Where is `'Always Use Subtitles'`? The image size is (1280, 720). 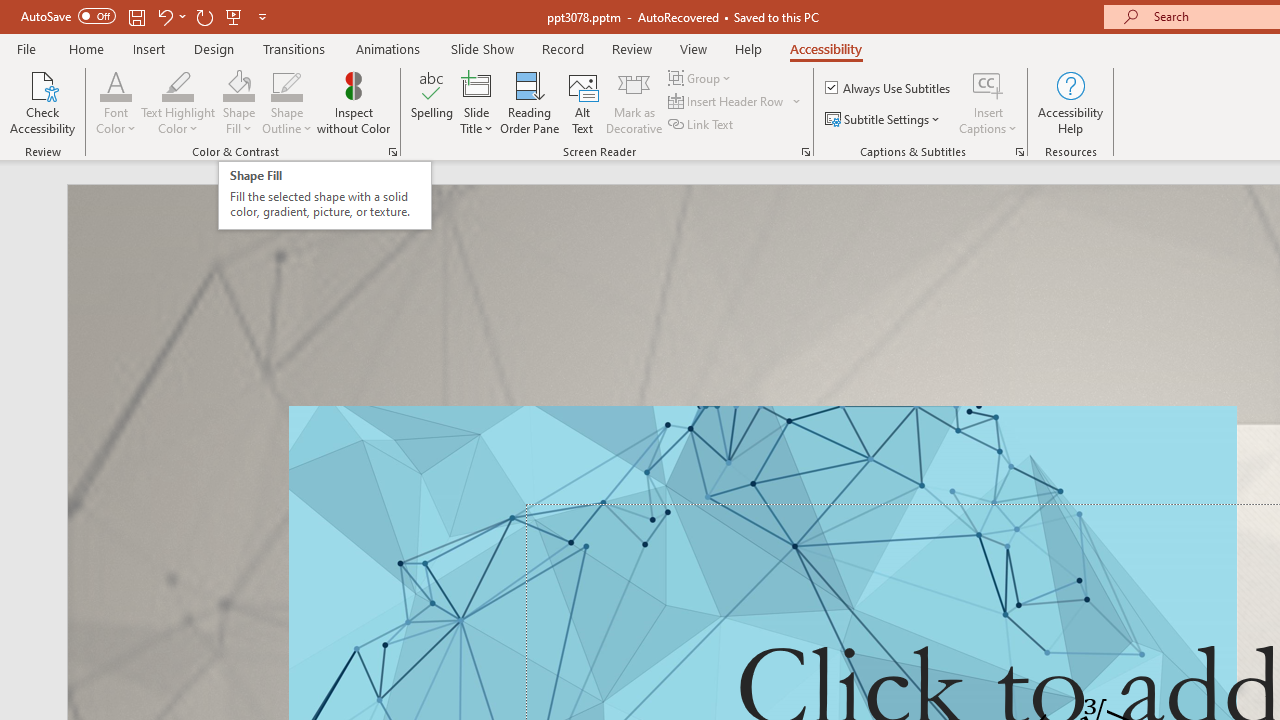
'Always Use Subtitles' is located at coordinates (888, 86).